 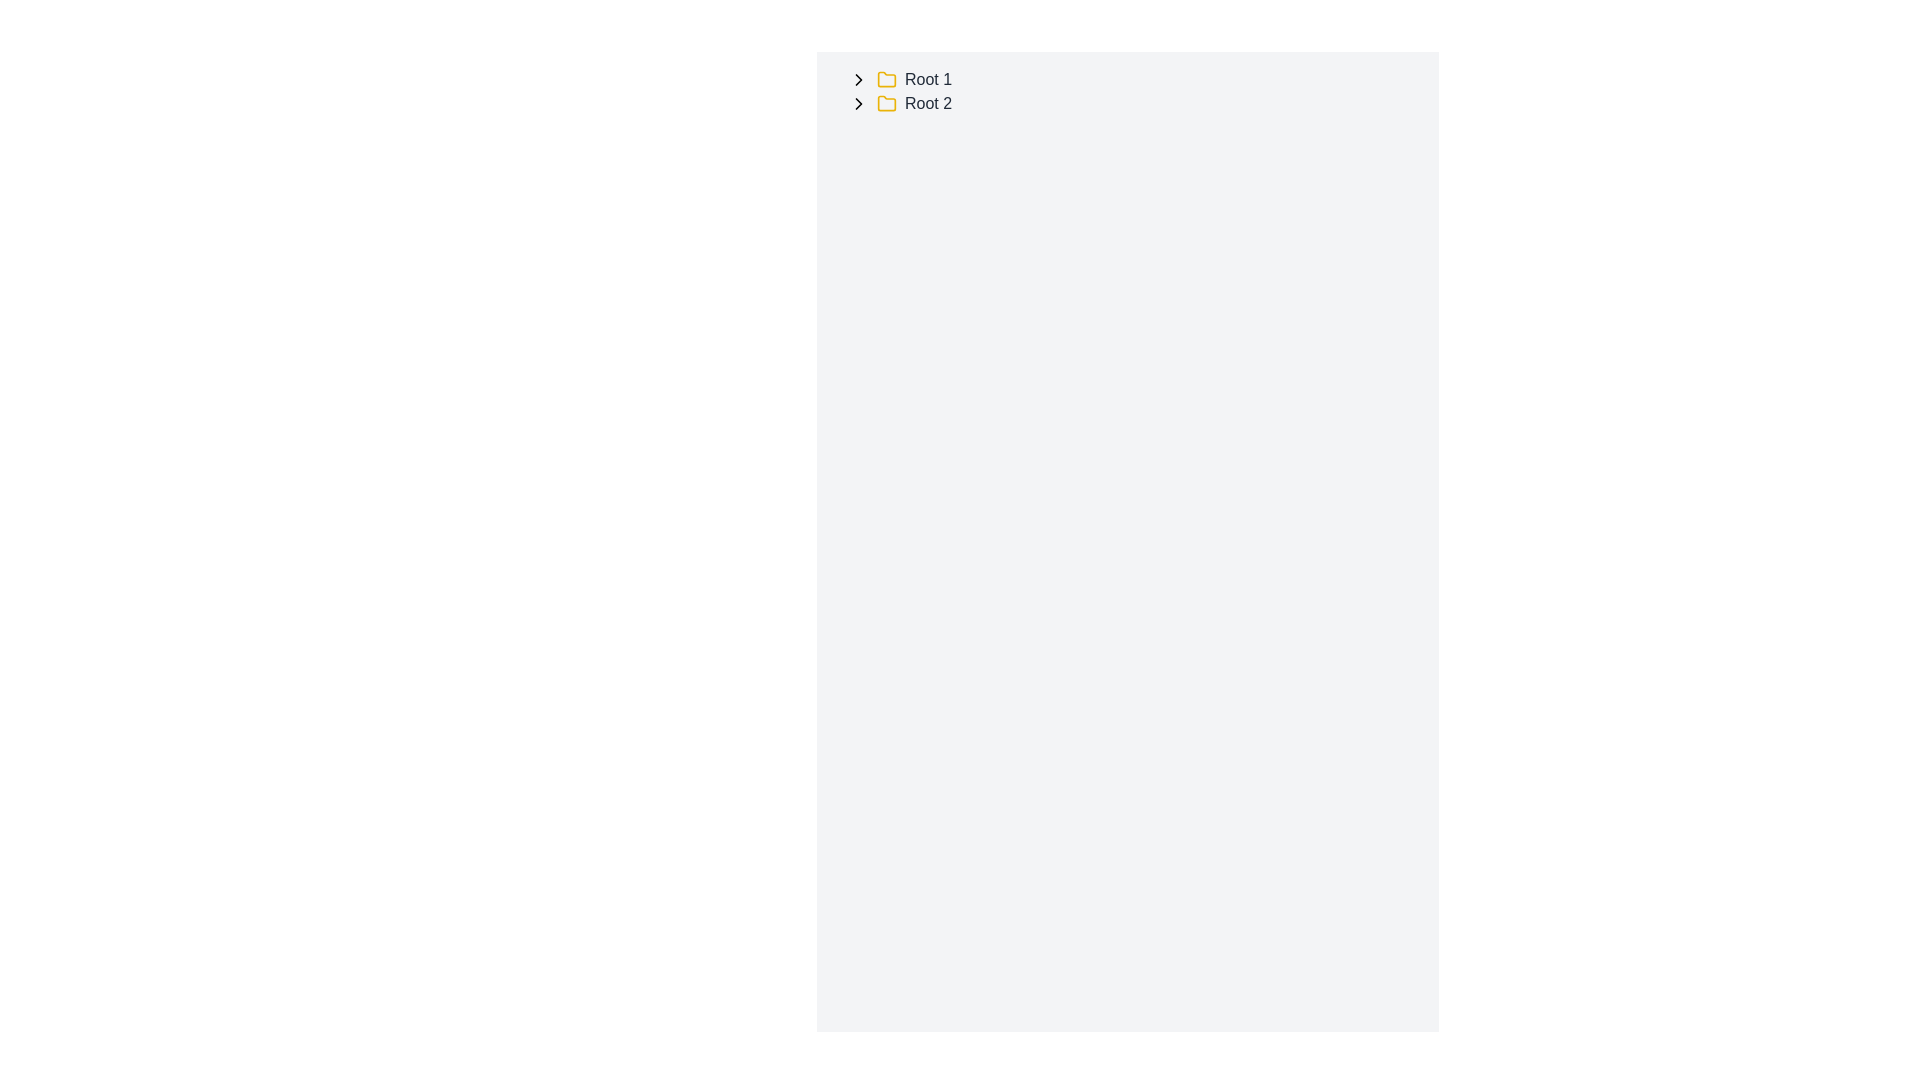 I want to click on the Chevron toggle icon next to 'Root 2', so click(x=859, y=104).